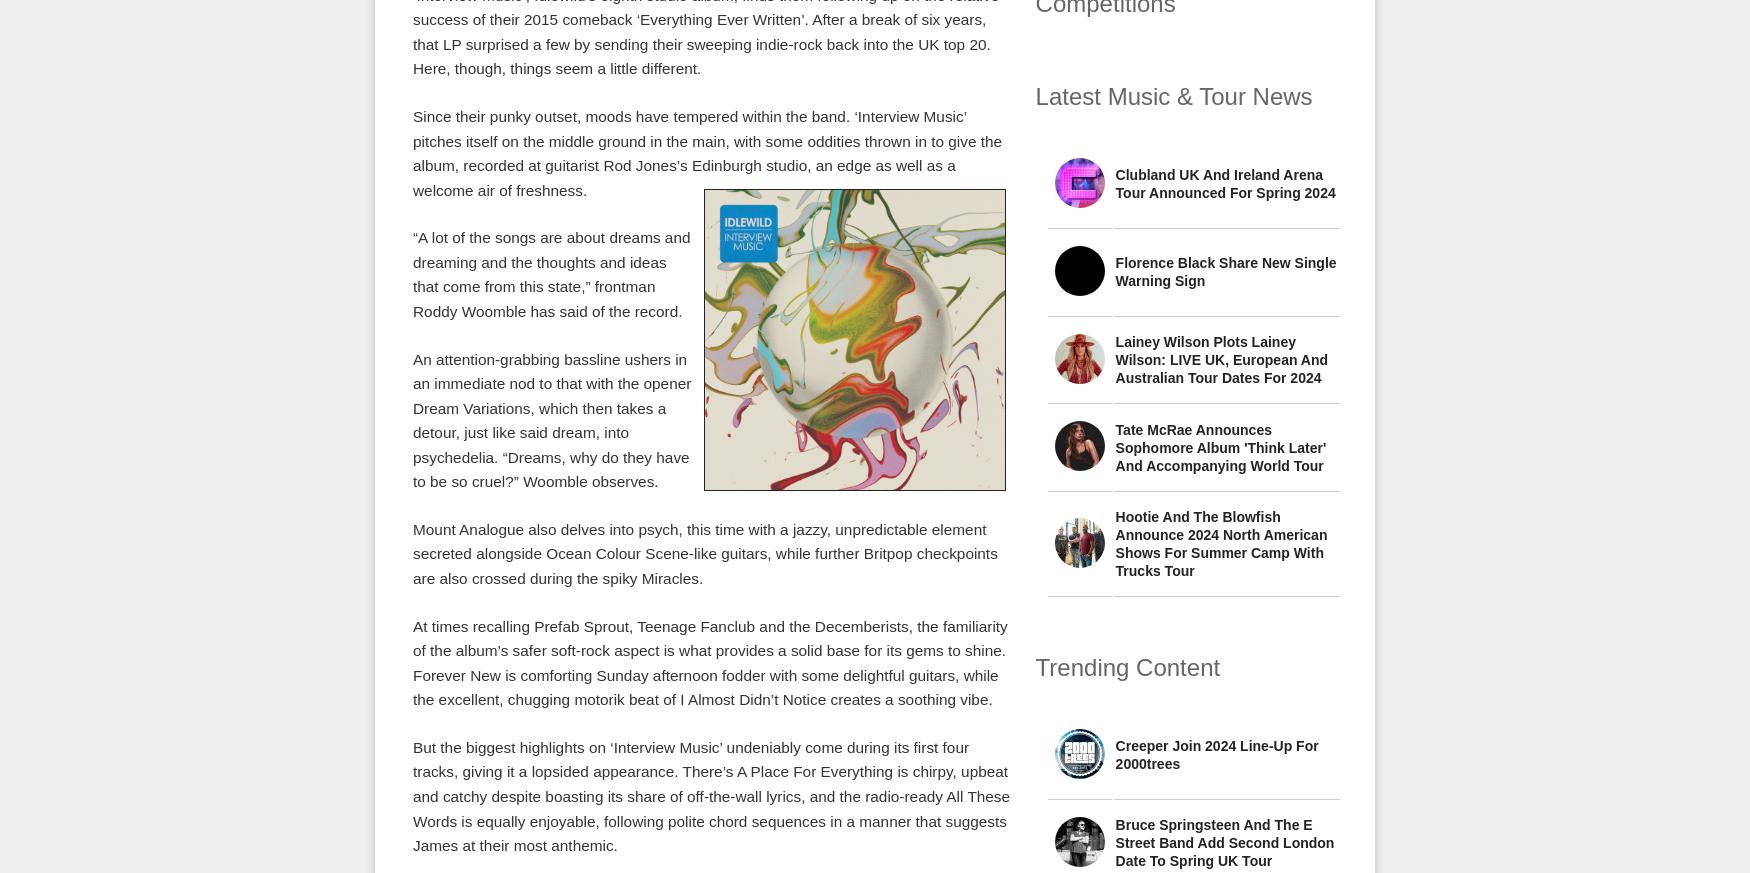 The height and width of the screenshot is (873, 1750). What do you see at coordinates (711, 796) in the screenshot?
I see `'But the biggest highlights on ‘Interview Music’ undeniably come during its first four tracks, giving it a lopsided appearance. There’s A Place For Everything is chirpy, upbeat and catchy despite boasting its share of off-the-wall lyrics, and the radio-ready All These Words is equally enjoyable, following polite chord sequences in a manner that suggests James at their most anthemic.'` at bounding box center [711, 796].